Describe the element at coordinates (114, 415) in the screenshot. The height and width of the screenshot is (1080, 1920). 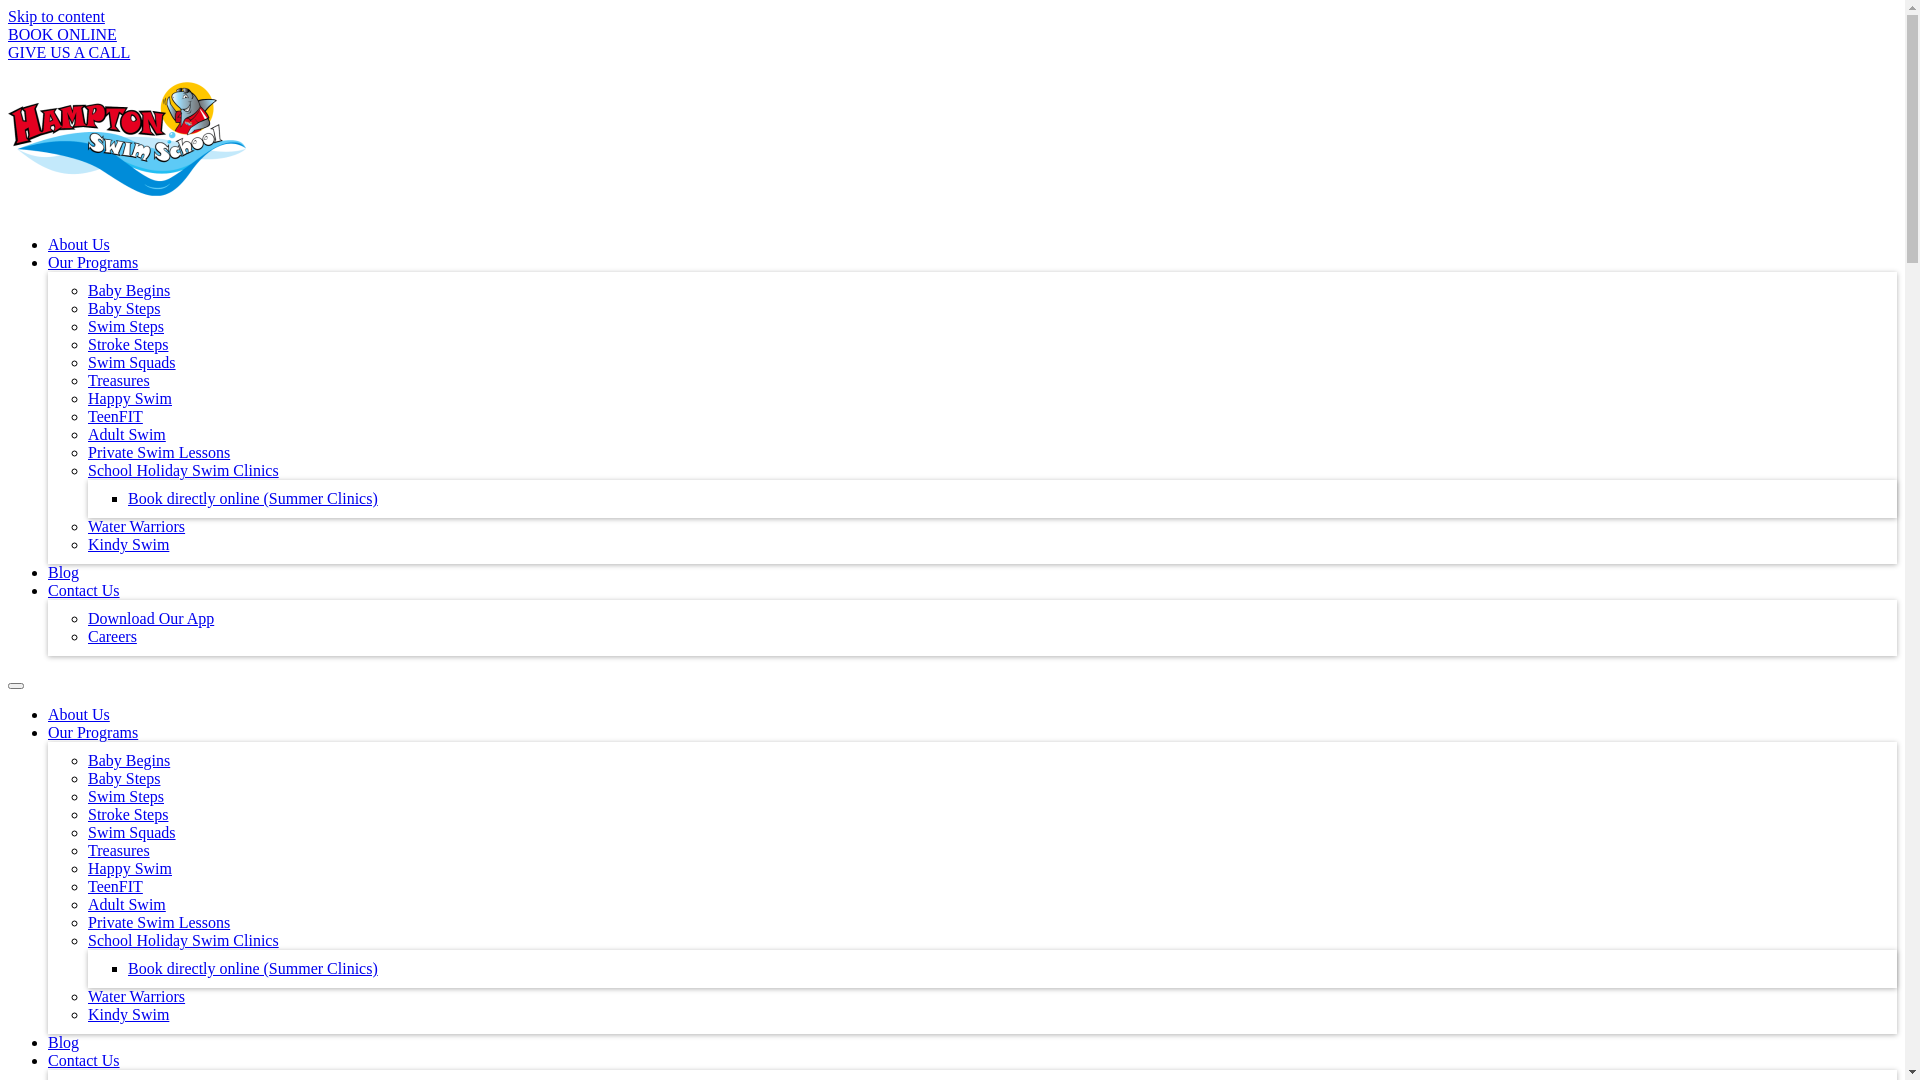
I see `'TeenFIT'` at that location.